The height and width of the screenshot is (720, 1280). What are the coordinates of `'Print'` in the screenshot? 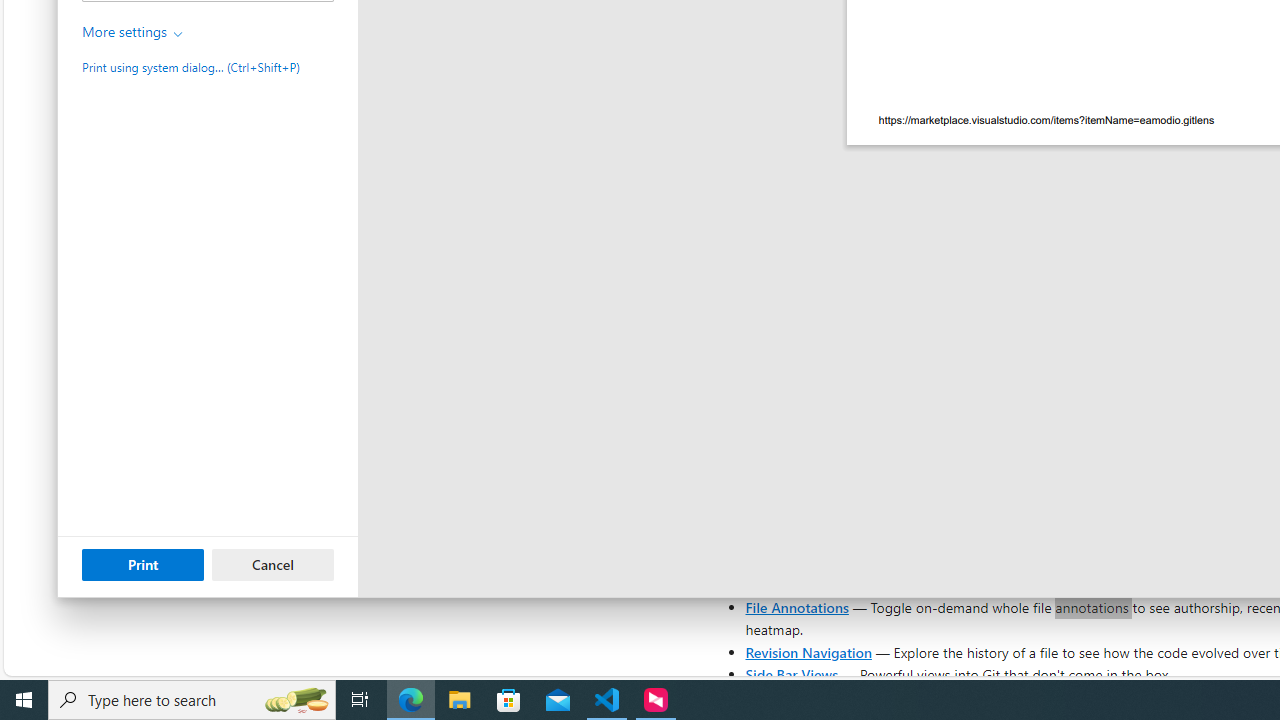 It's located at (141, 564).